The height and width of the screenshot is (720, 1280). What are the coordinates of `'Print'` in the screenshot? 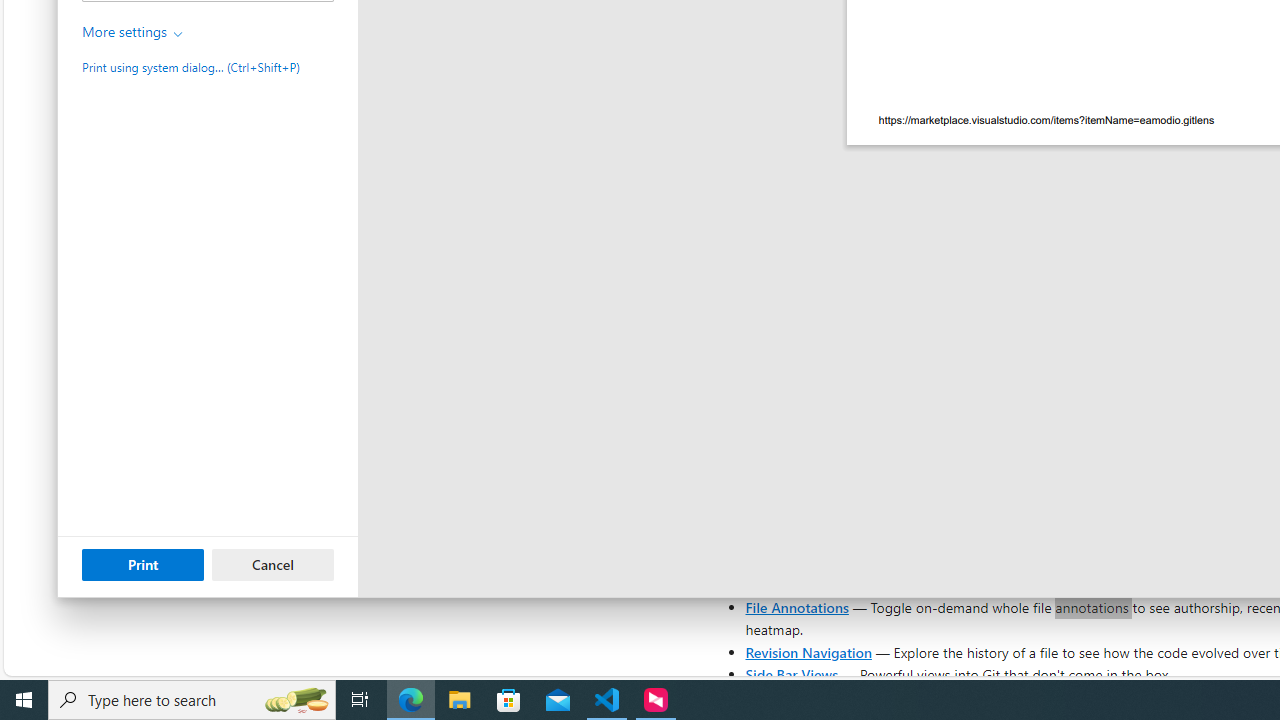 It's located at (141, 564).